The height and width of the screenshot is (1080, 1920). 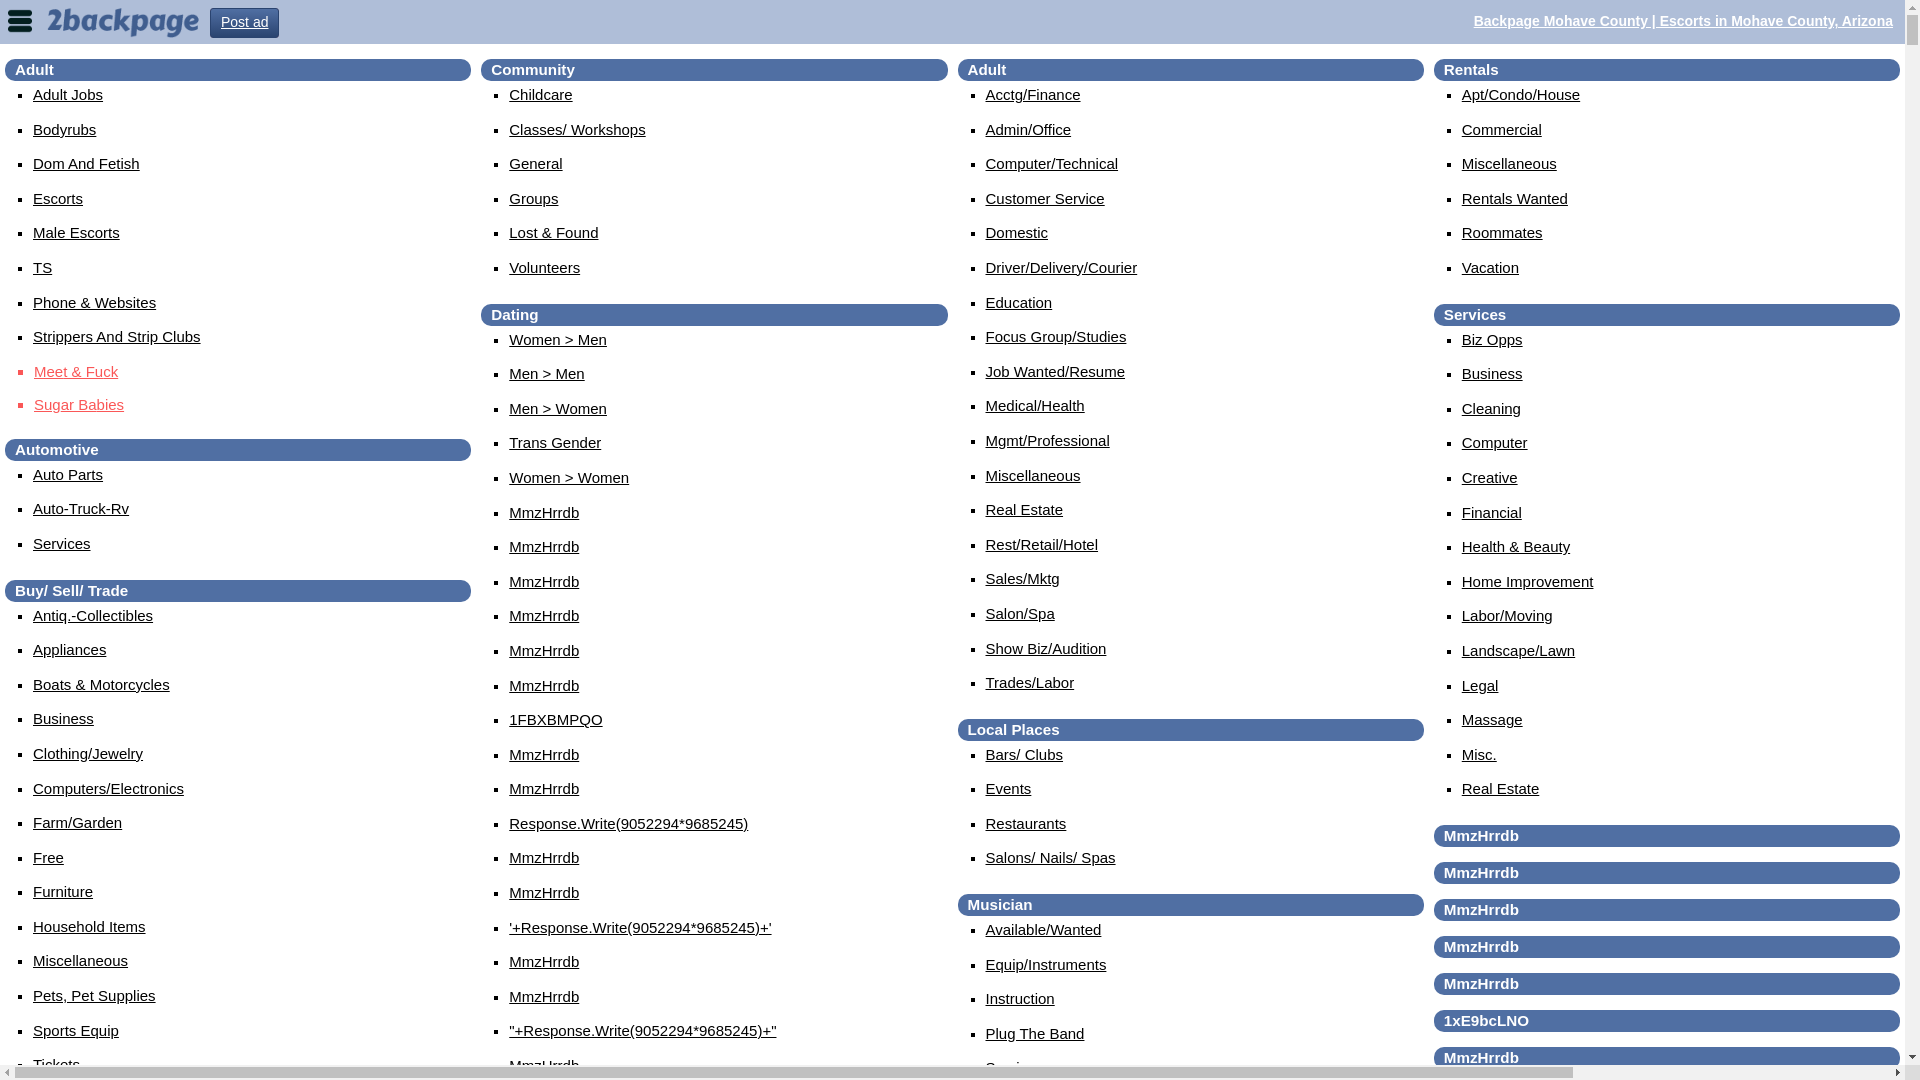 I want to click on 'Creative', so click(x=1489, y=477).